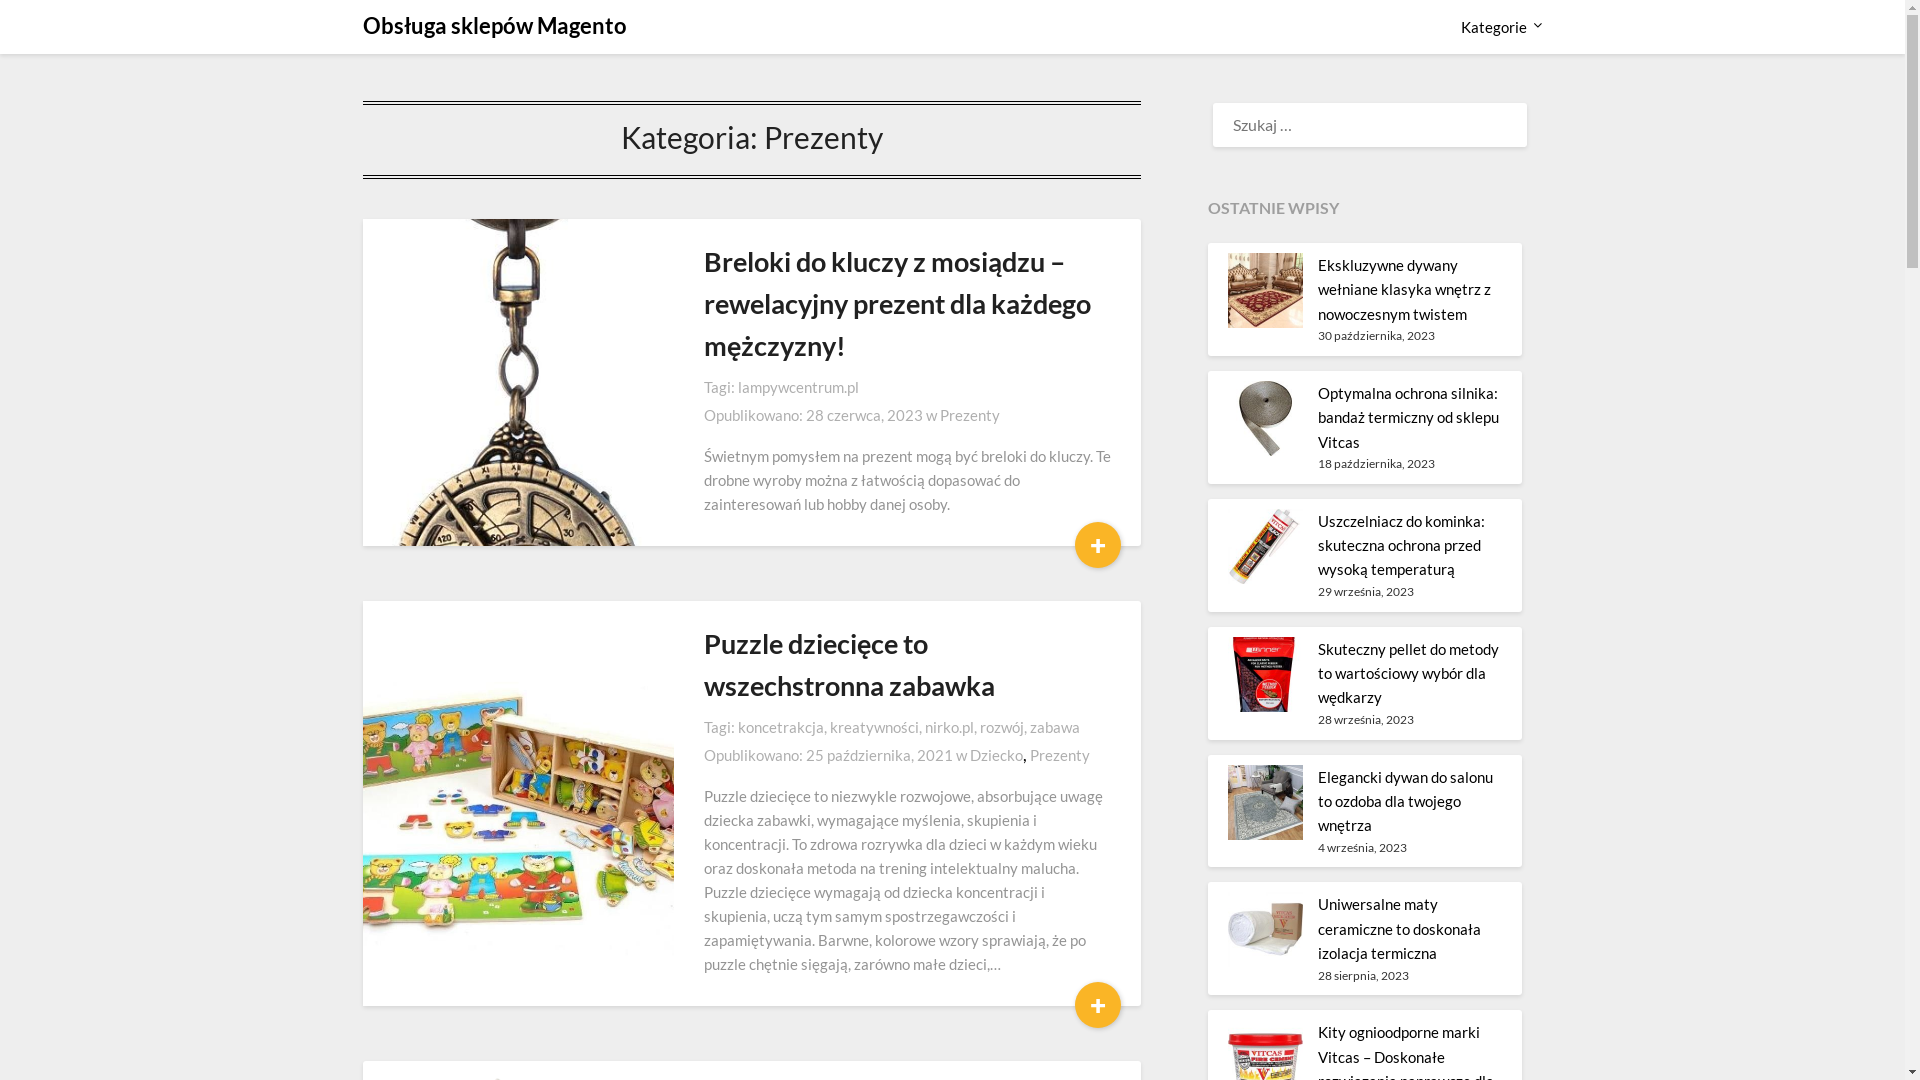 Image resolution: width=1920 pixels, height=1080 pixels. Describe the element at coordinates (1097, 1005) in the screenshot. I see `'+'` at that location.